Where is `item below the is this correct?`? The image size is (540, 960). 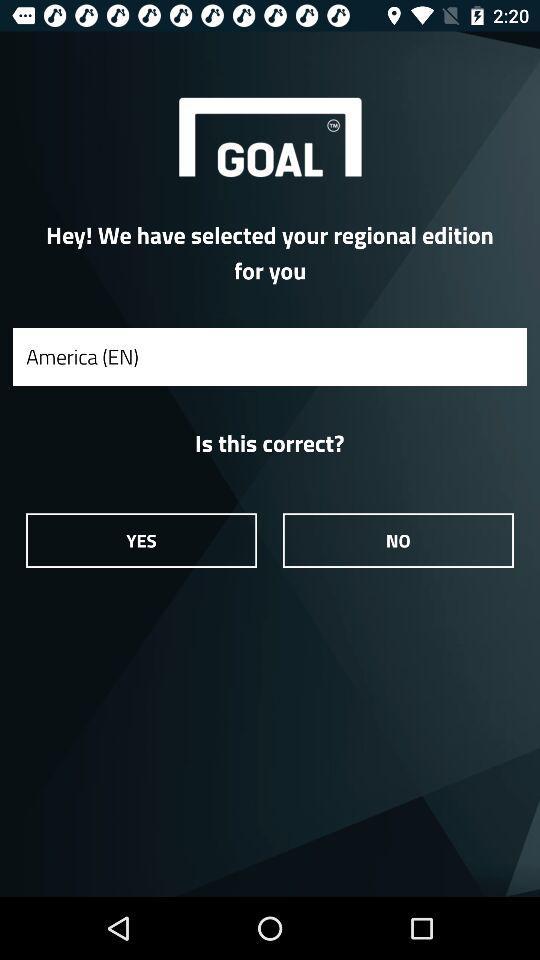
item below the is this correct? is located at coordinates (140, 539).